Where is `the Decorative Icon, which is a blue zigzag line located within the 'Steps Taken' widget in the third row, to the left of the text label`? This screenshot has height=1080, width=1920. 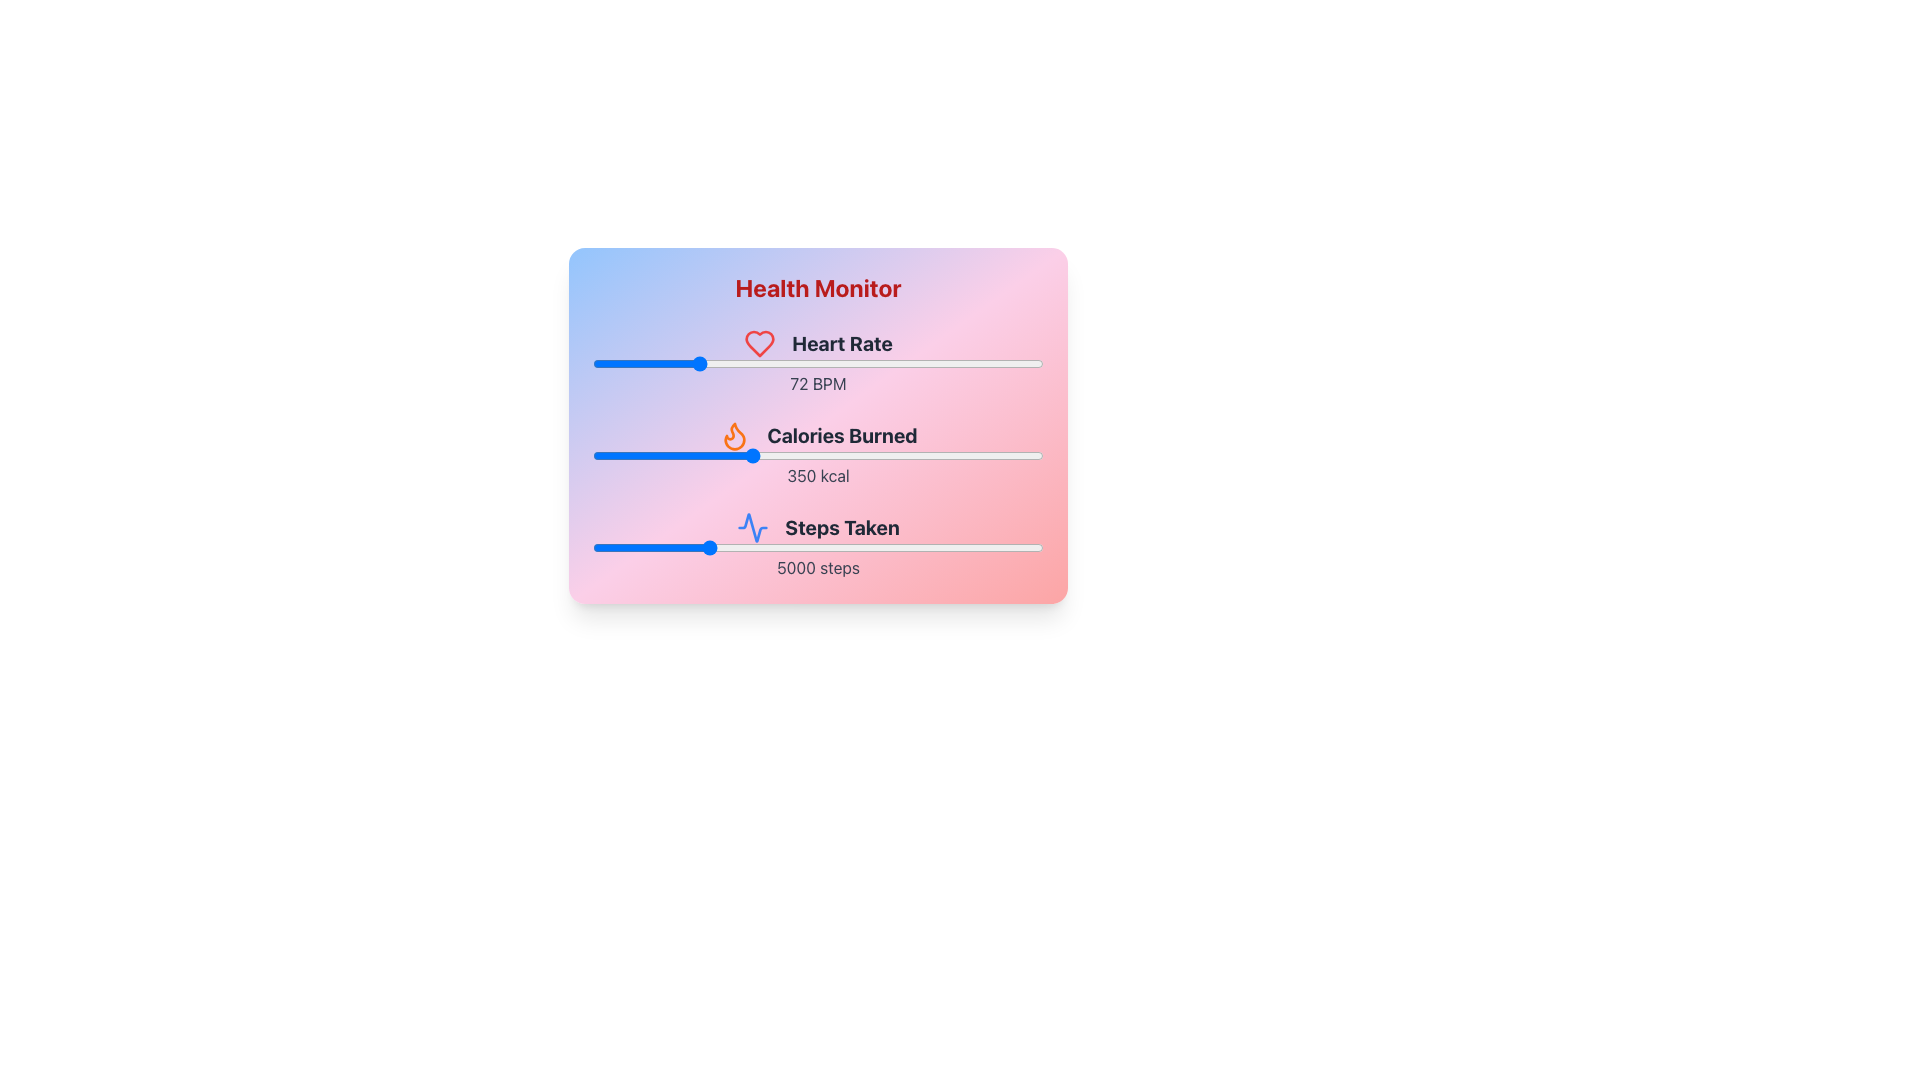
the Decorative Icon, which is a blue zigzag line located within the 'Steps Taken' widget in the third row, to the left of the text label is located at coordinates (752, 527).